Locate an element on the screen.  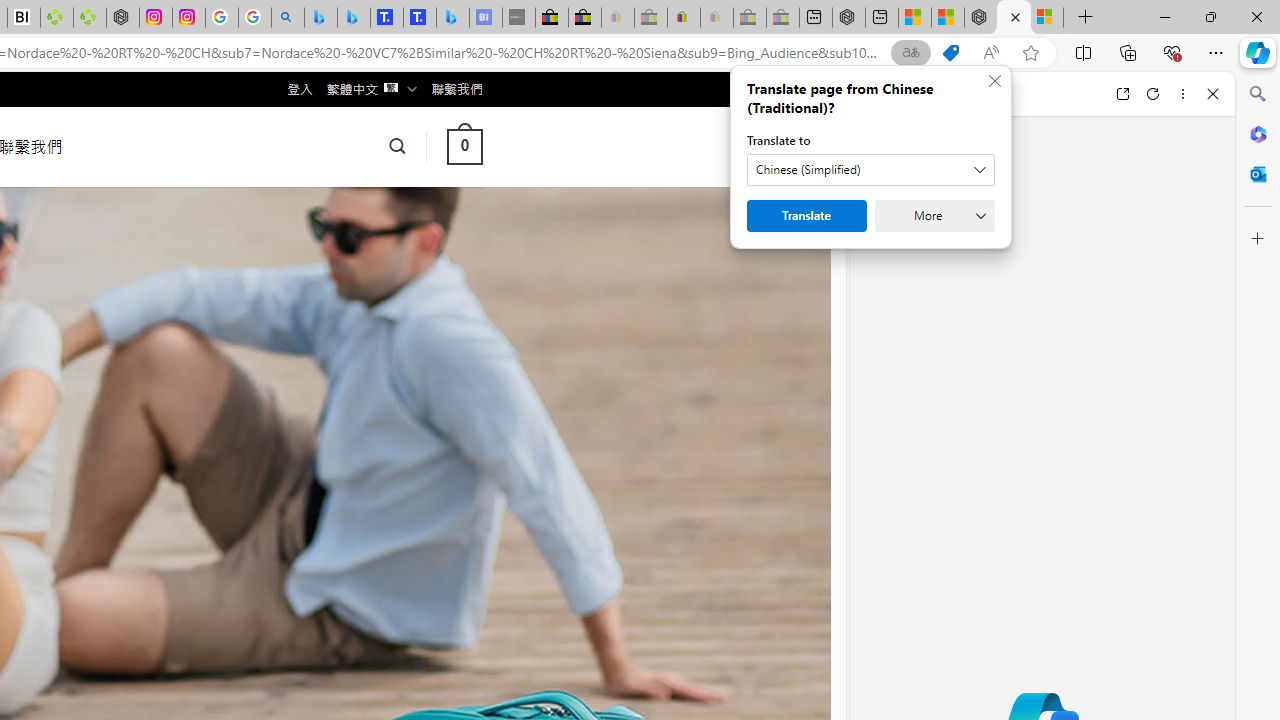
'More' is located at coordinates (934, 216).